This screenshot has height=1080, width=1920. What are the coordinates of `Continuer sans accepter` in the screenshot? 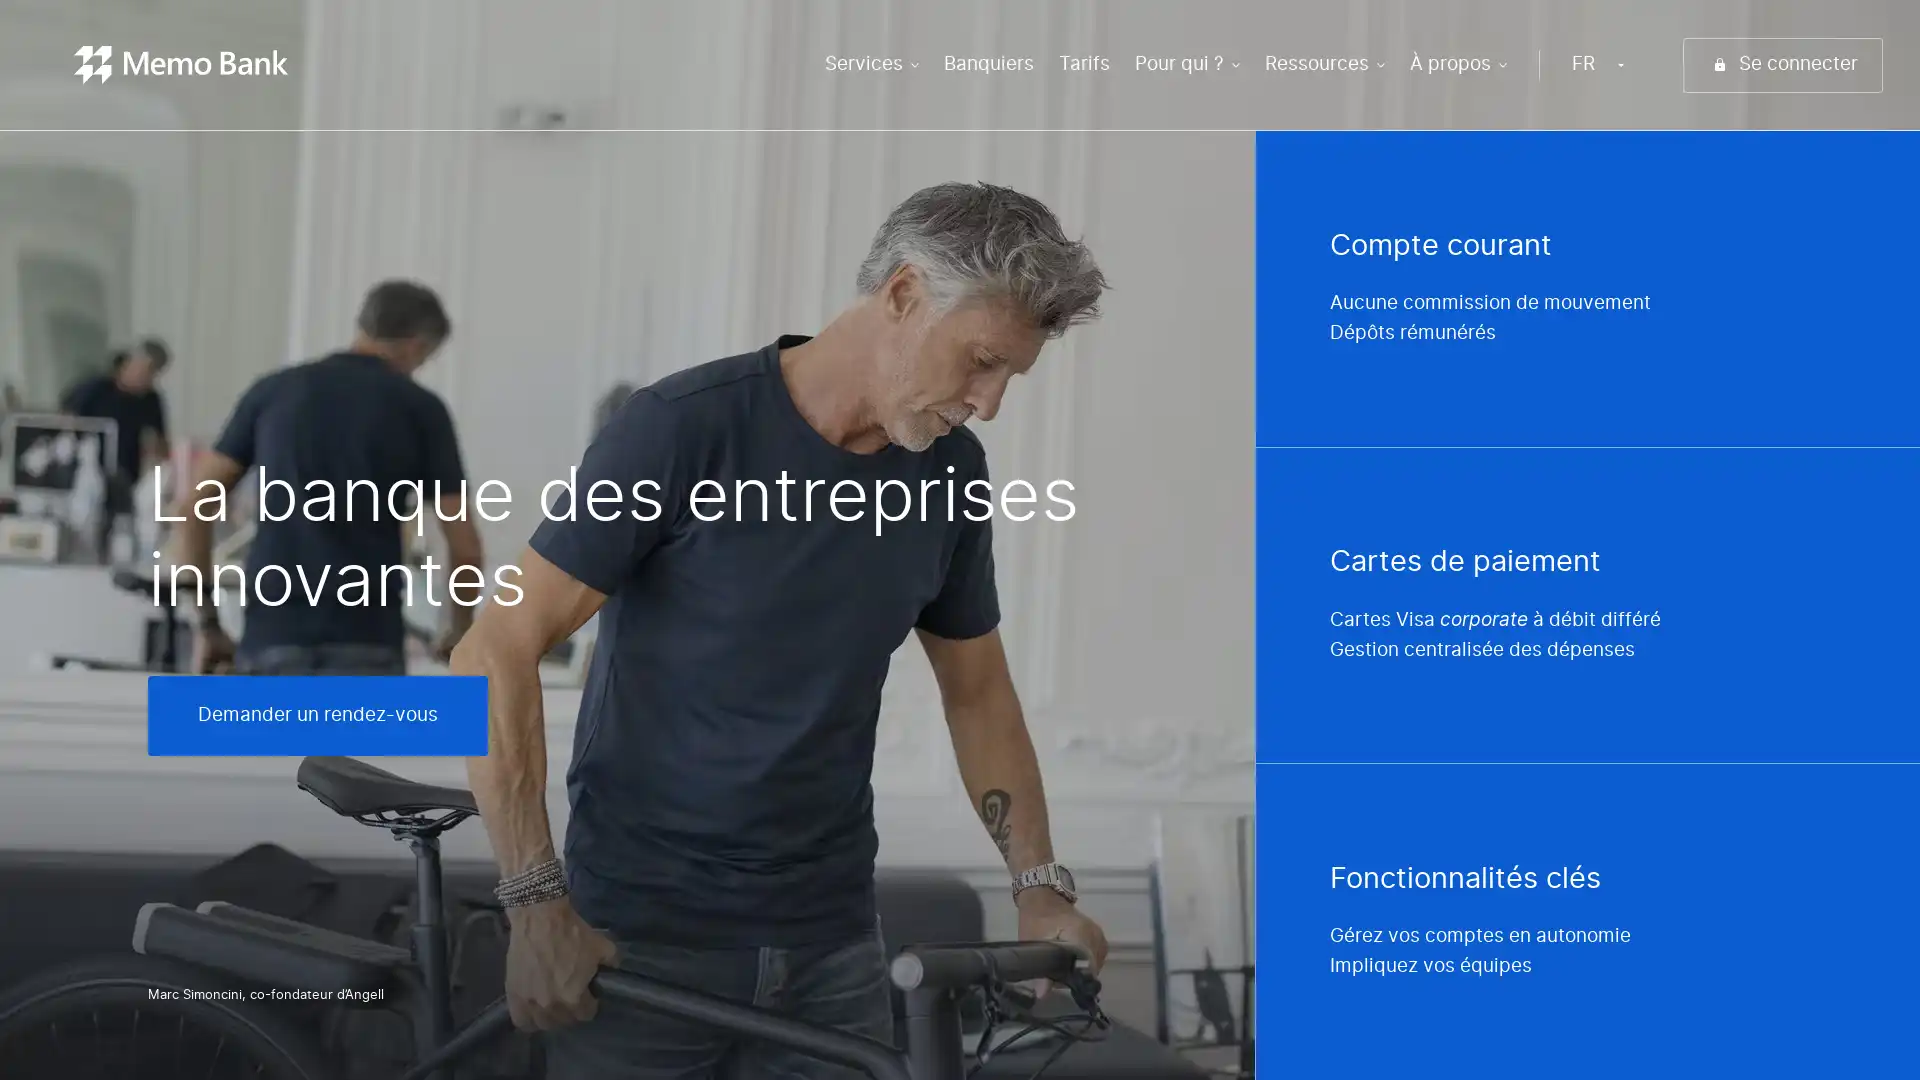 It's located at (117, 736).